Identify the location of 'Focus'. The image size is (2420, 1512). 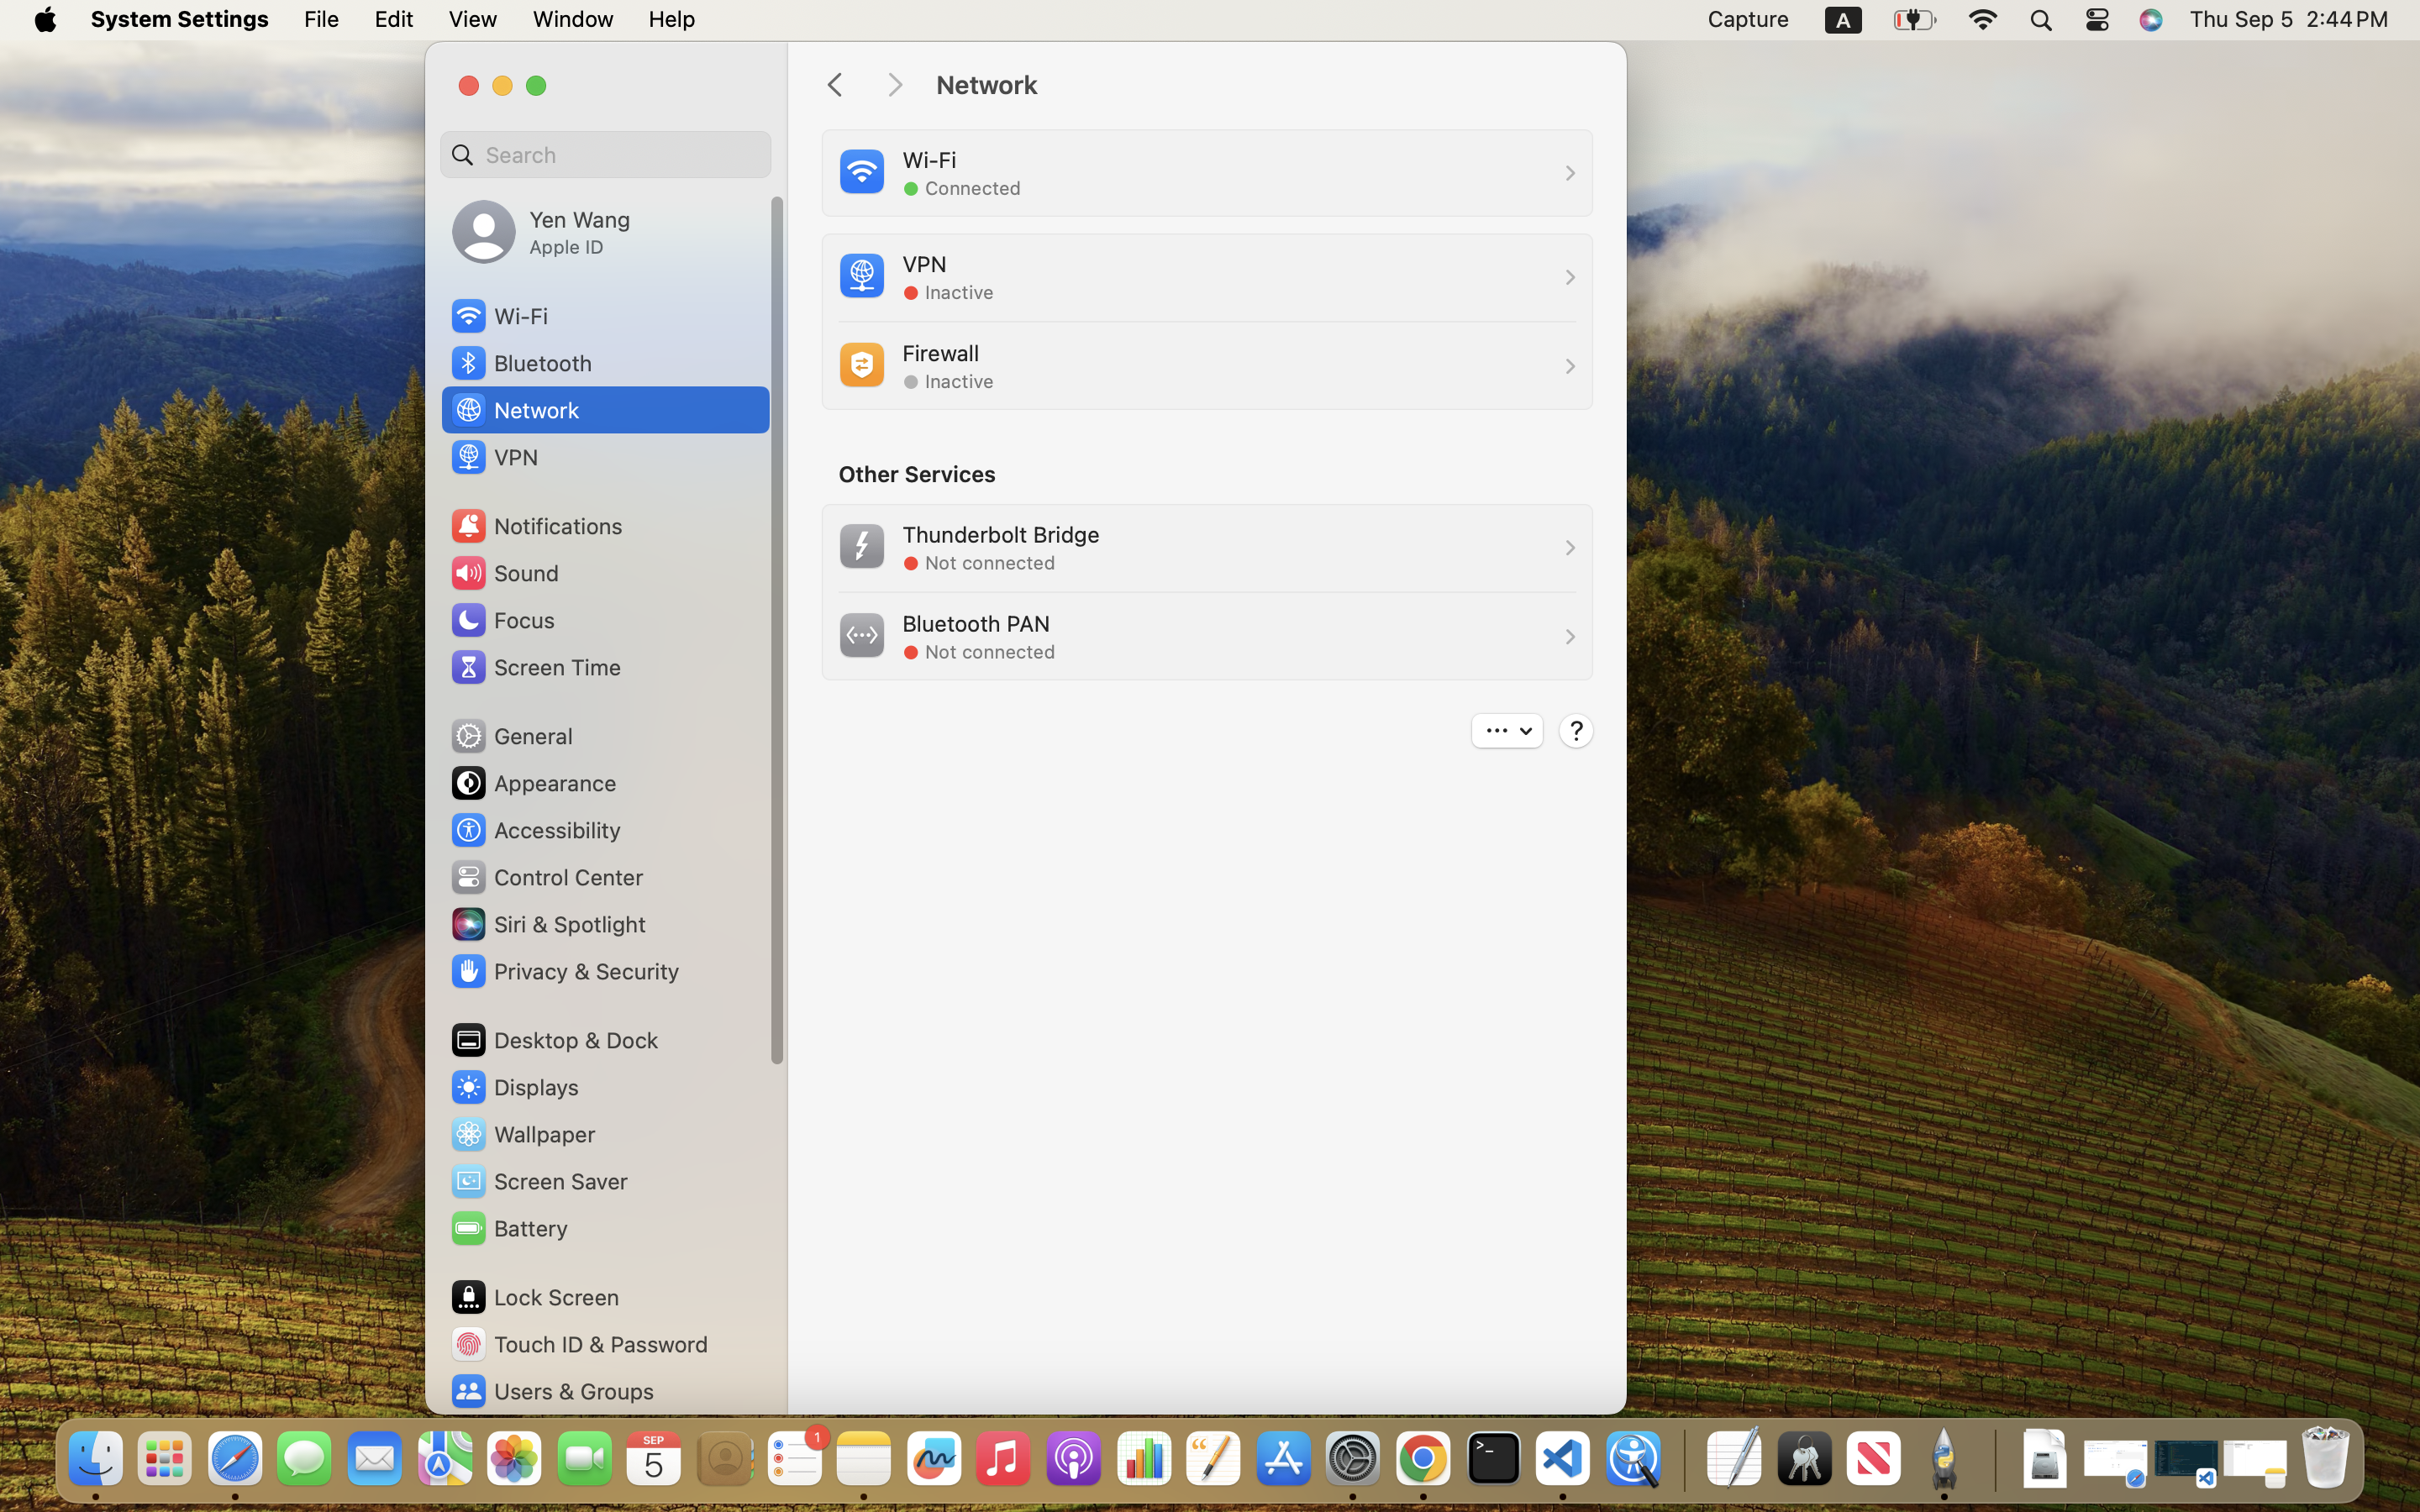
(502, 619).